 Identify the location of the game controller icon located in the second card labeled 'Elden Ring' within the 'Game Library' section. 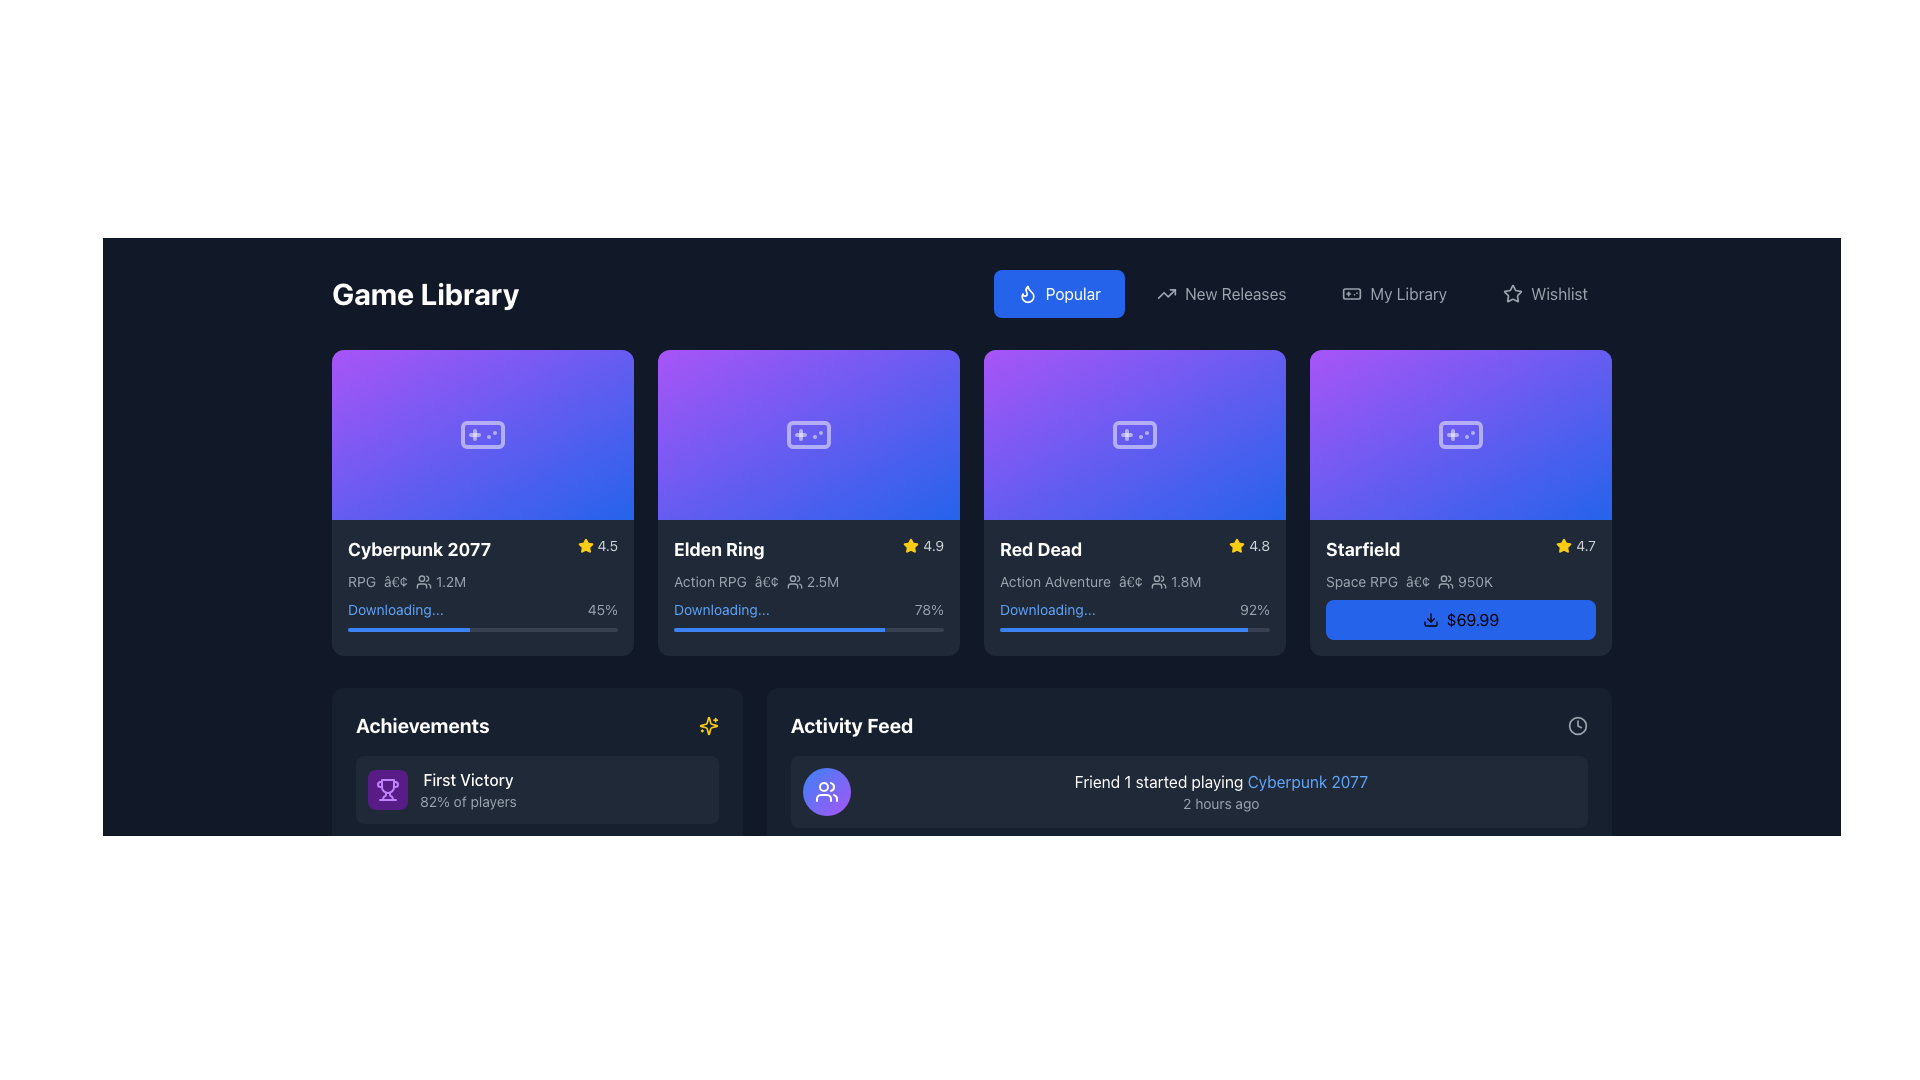
(809, 433).